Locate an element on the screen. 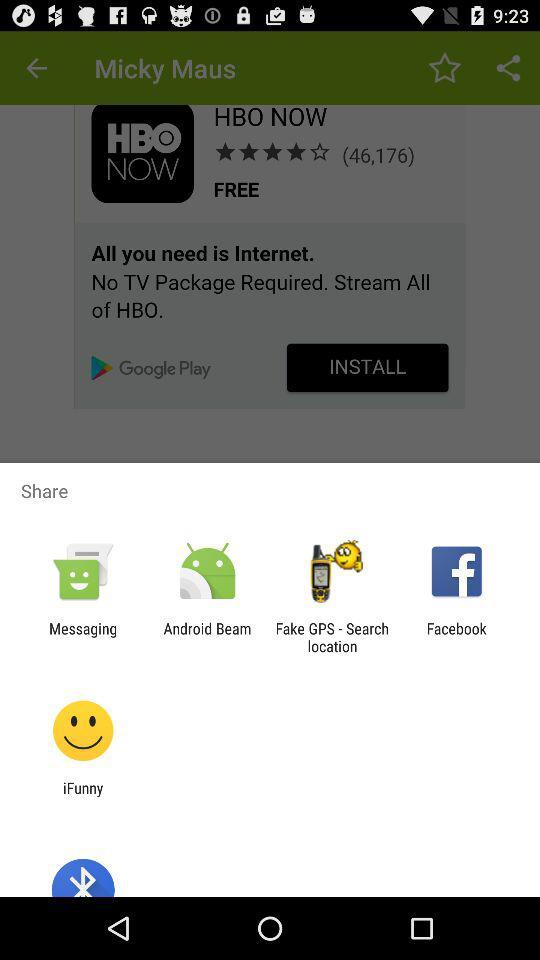 The image size is (540, 960). the android beam is located at coordinates (206, 636).